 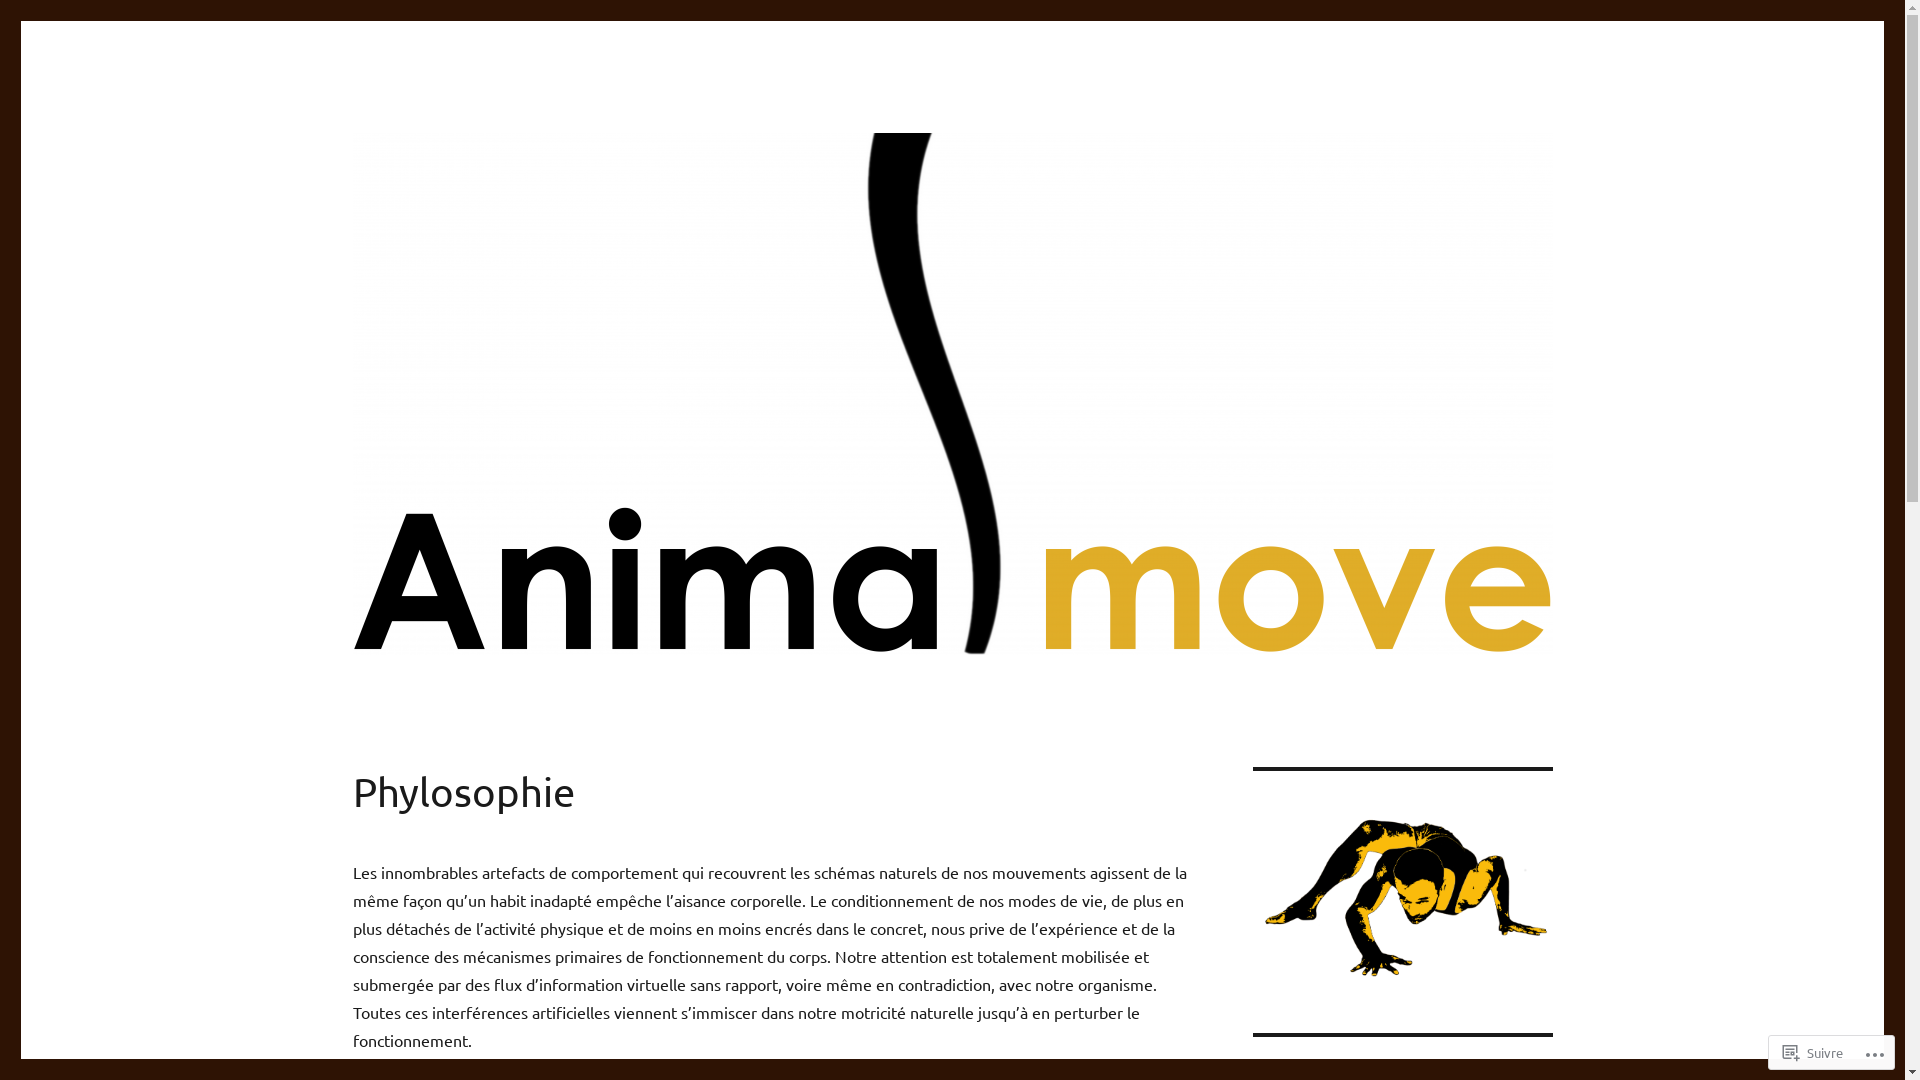 What do you see at coordinates (1813, 1051) in the screenshot?
I see `'Suivre'` at bounding box center [1813, 1051].